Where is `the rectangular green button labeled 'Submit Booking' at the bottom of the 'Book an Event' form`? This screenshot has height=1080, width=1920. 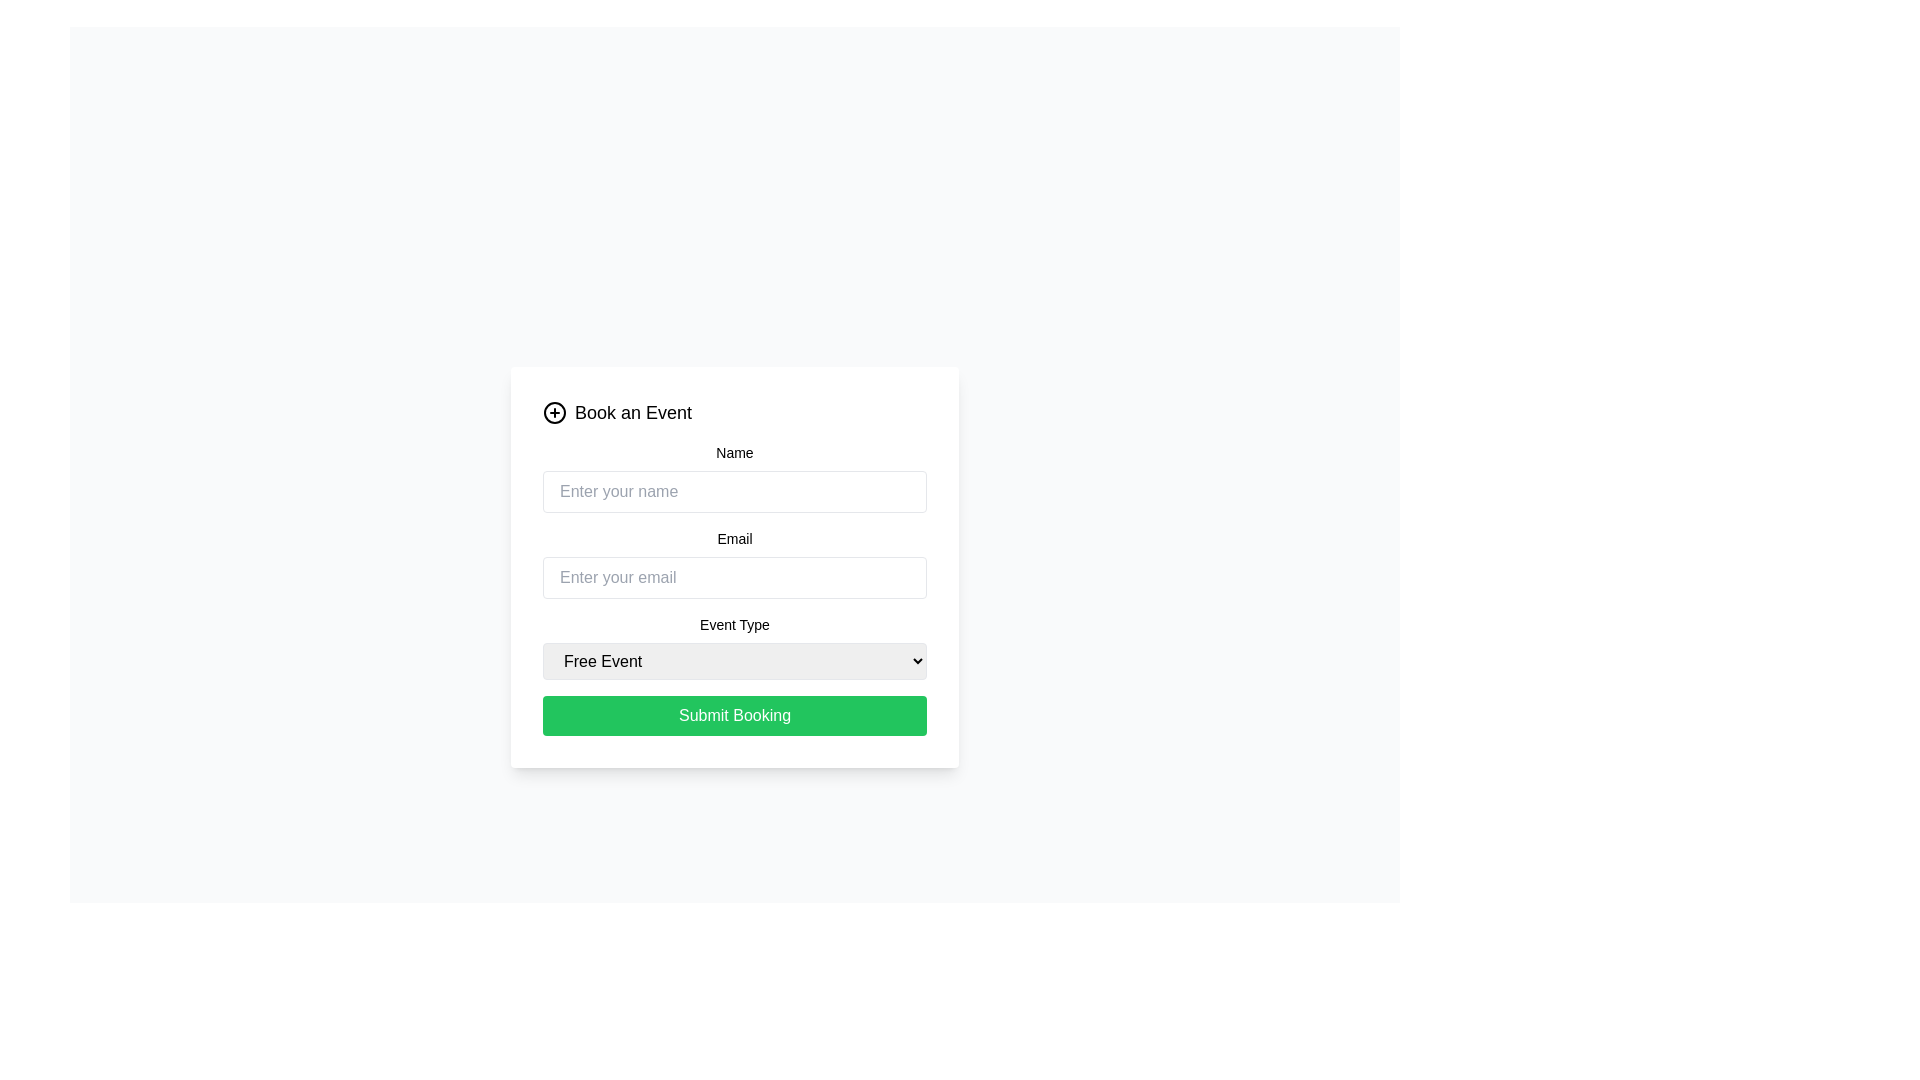 the rectangular green button labeled 'Submit Booking' at the bottom of the 'Book an Event' form is located at coordinates (733, 713).